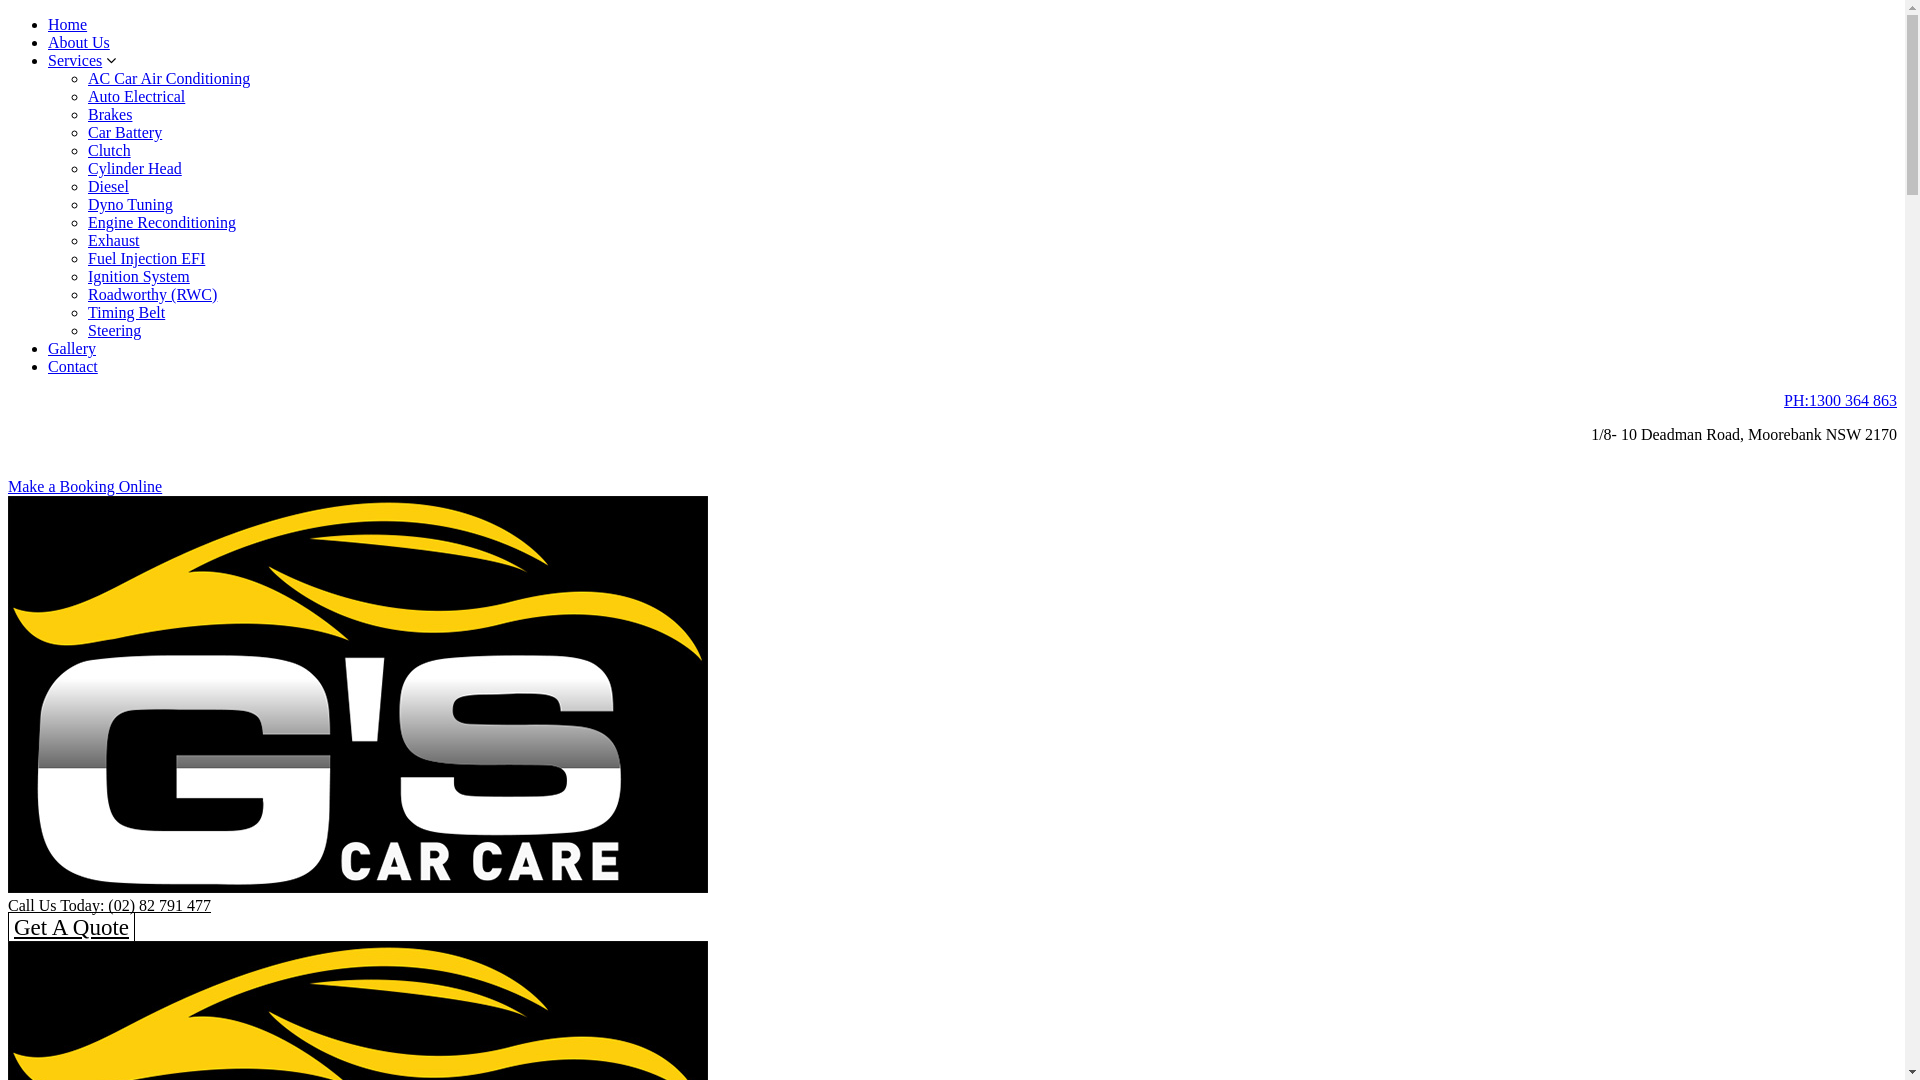  I want to click on 'Make a Booking Online', so click(8, 486).